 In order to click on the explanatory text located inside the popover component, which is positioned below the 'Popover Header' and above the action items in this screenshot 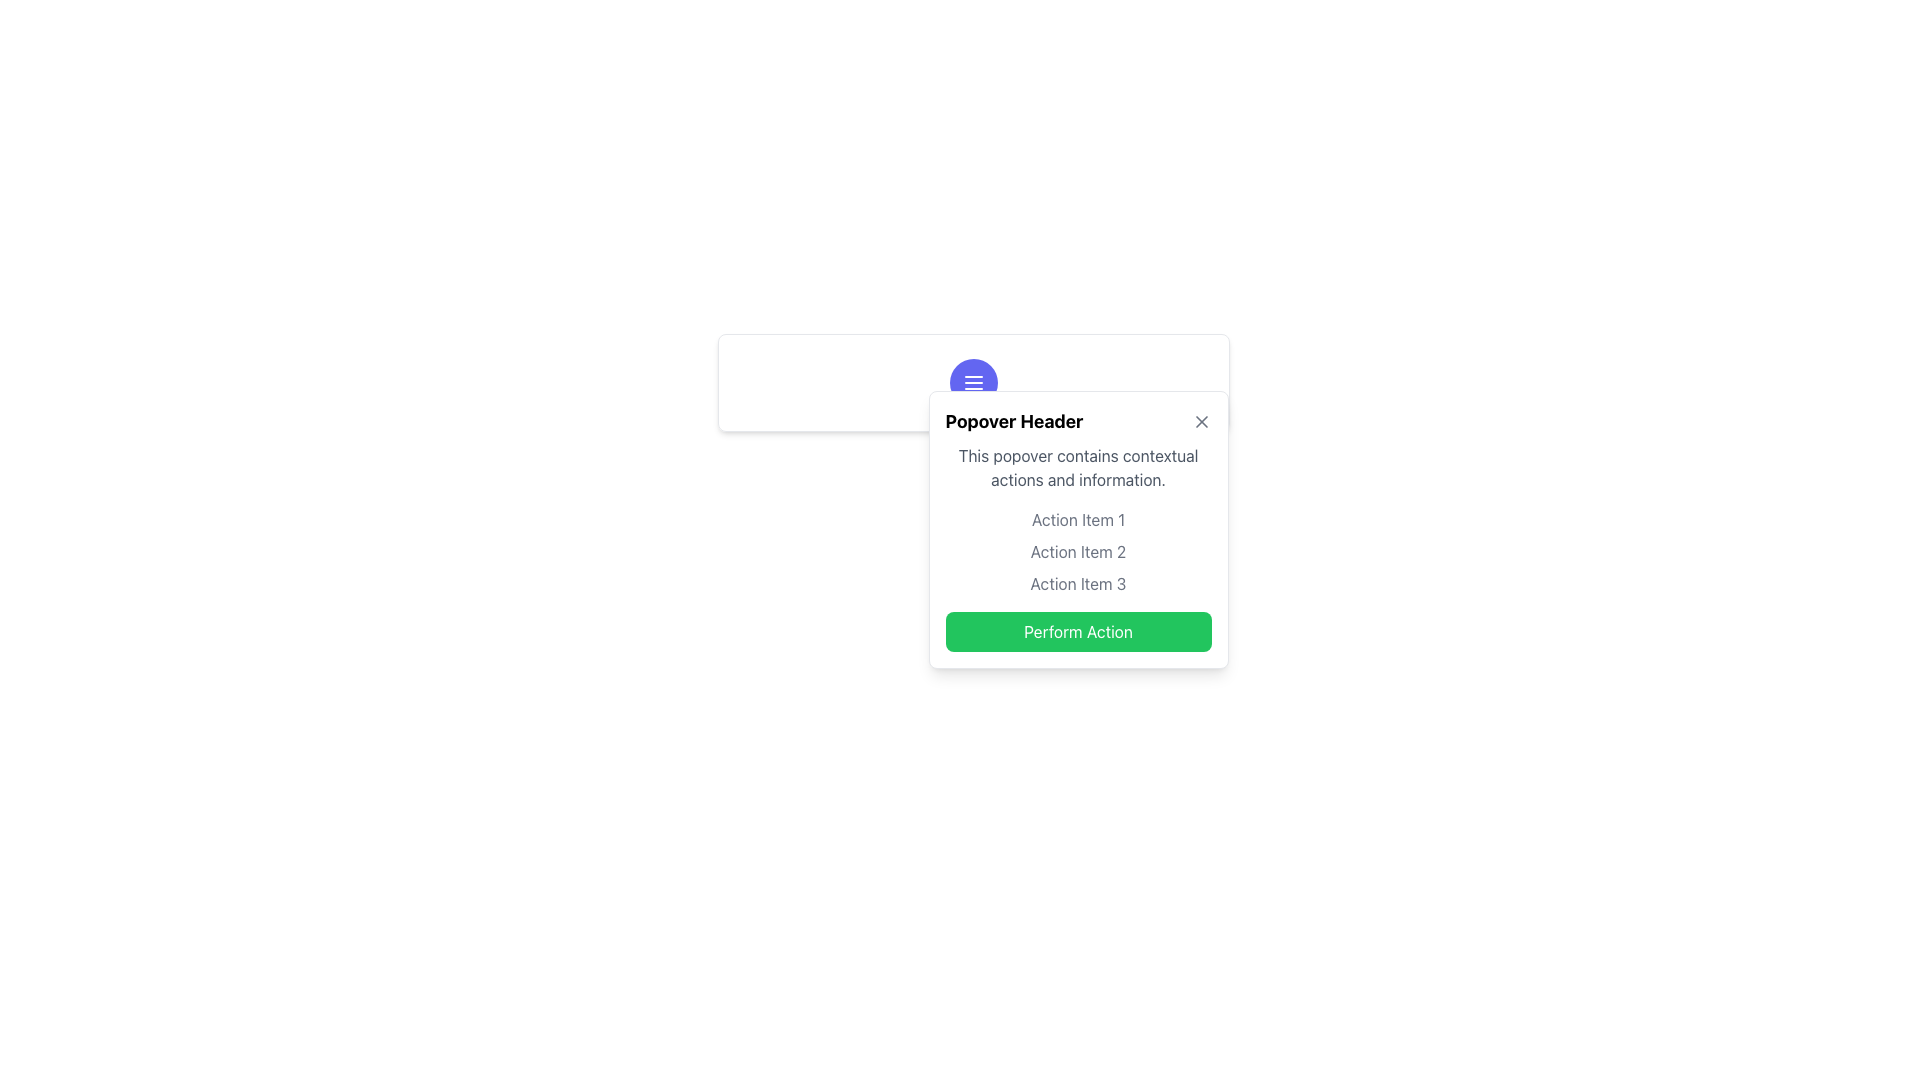, I will do `click(1077, 467)`.